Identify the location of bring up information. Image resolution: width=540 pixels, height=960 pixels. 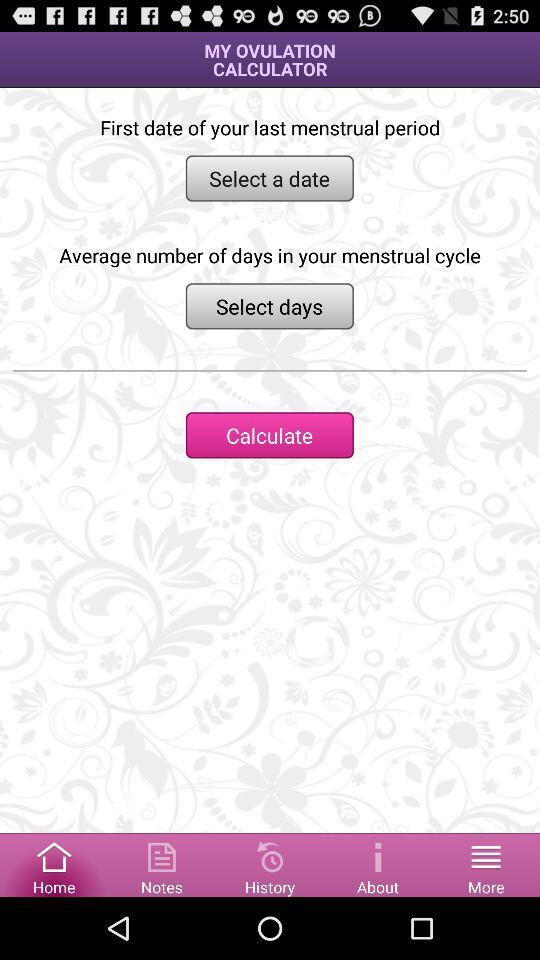
(378, 863).